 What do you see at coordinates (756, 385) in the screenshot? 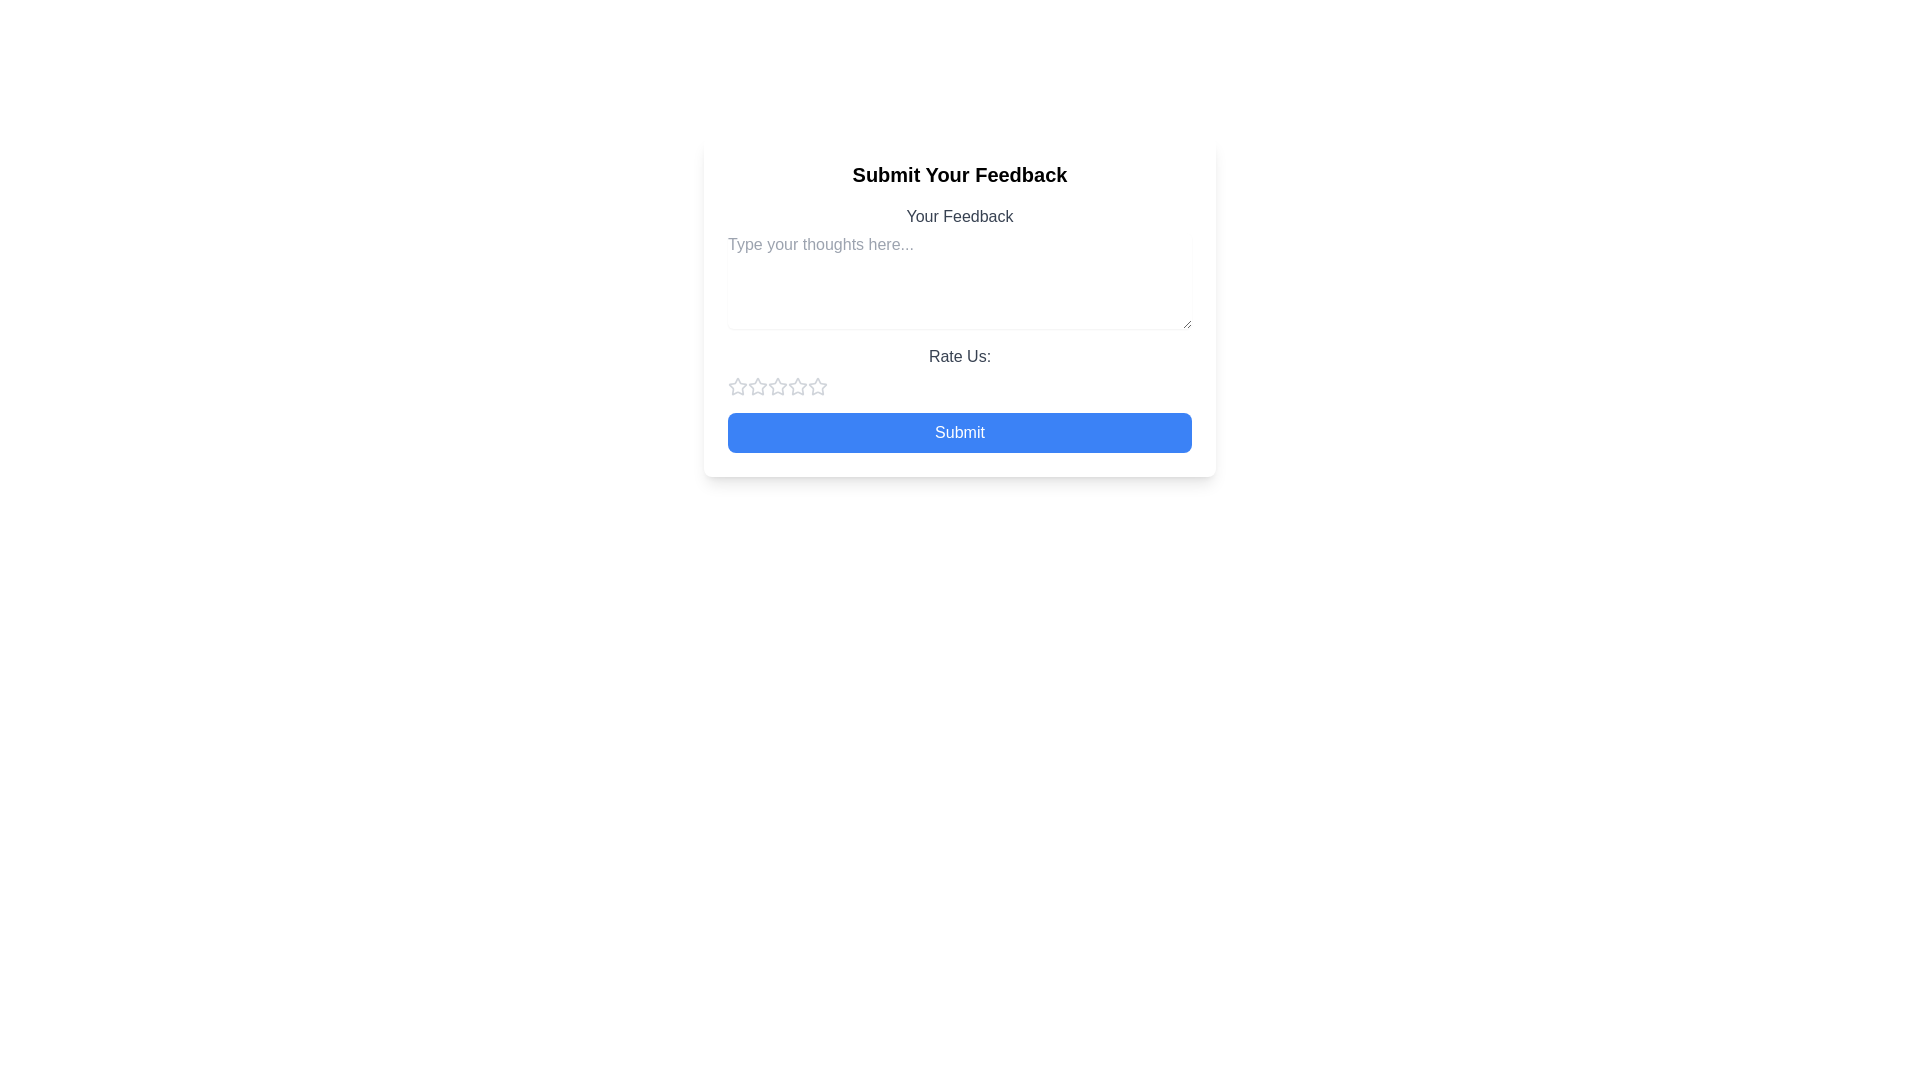
I see `the first star-shaped icon in the 'Rate Us' section to rate it` at bounding box center [756, 385].